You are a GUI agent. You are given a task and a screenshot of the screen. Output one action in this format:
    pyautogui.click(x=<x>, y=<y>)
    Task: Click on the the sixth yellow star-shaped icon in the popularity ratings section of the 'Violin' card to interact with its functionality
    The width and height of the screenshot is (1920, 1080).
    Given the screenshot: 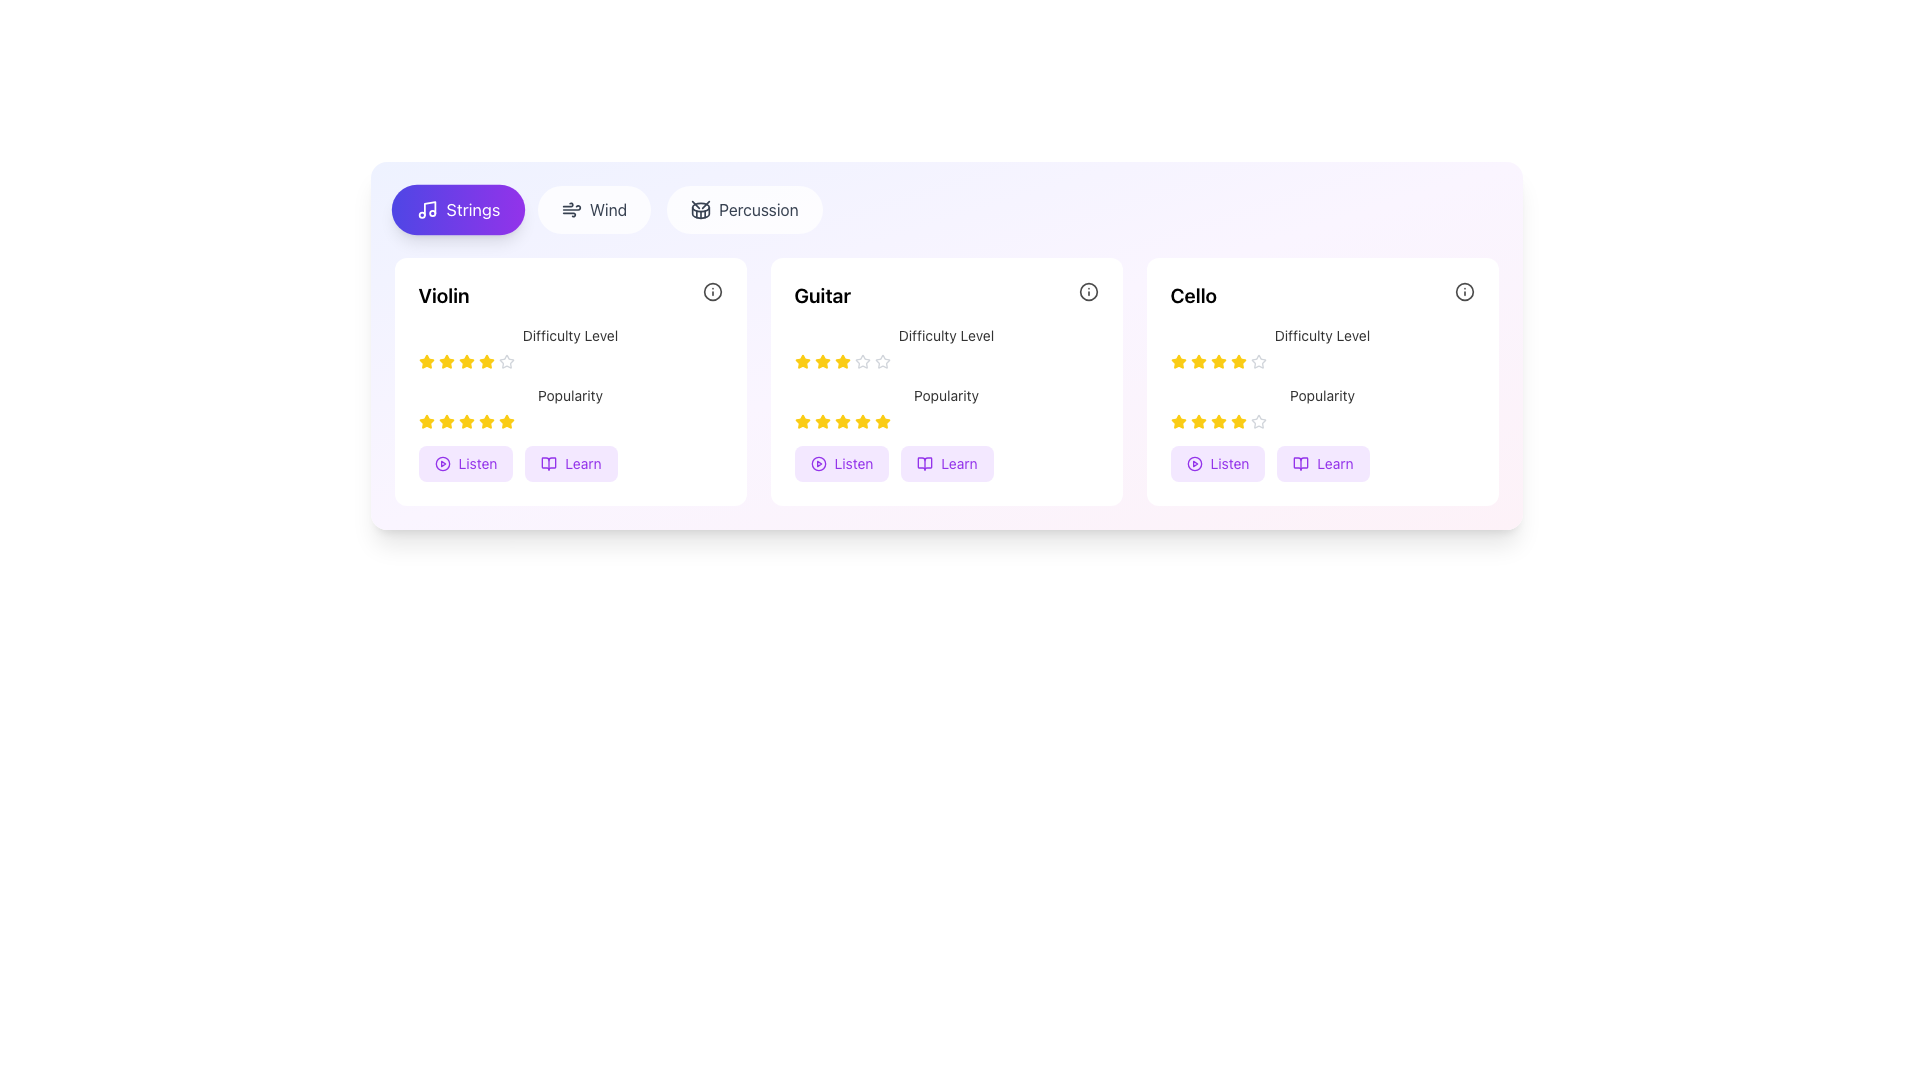 What is the action you would take?
    pyautogui.click(x=486, y=420)
    